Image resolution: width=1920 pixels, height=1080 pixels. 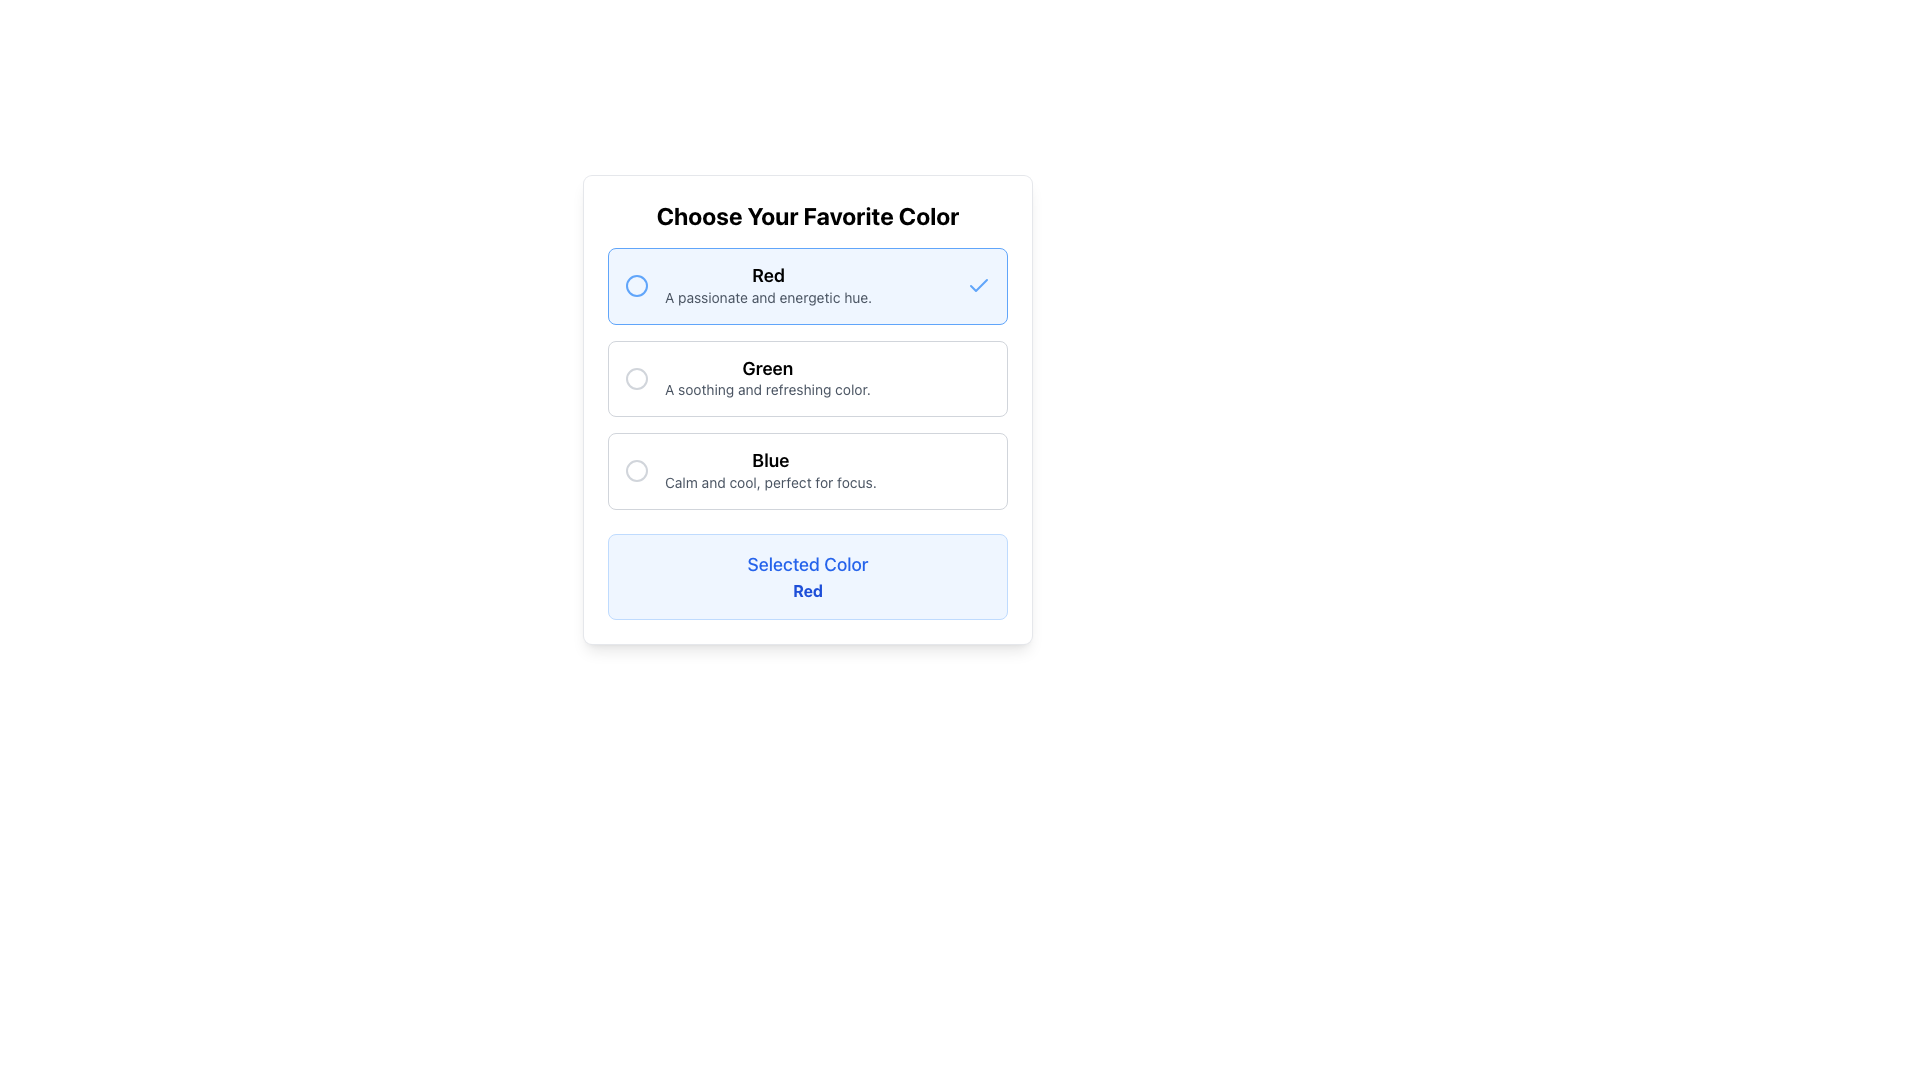 I want to click on the static text label that serves as a descriptive subtitle for the choice labeled 'Blue', located below the title 'Blue' in the grouped interface for color selection, so click(x=769, y=482).